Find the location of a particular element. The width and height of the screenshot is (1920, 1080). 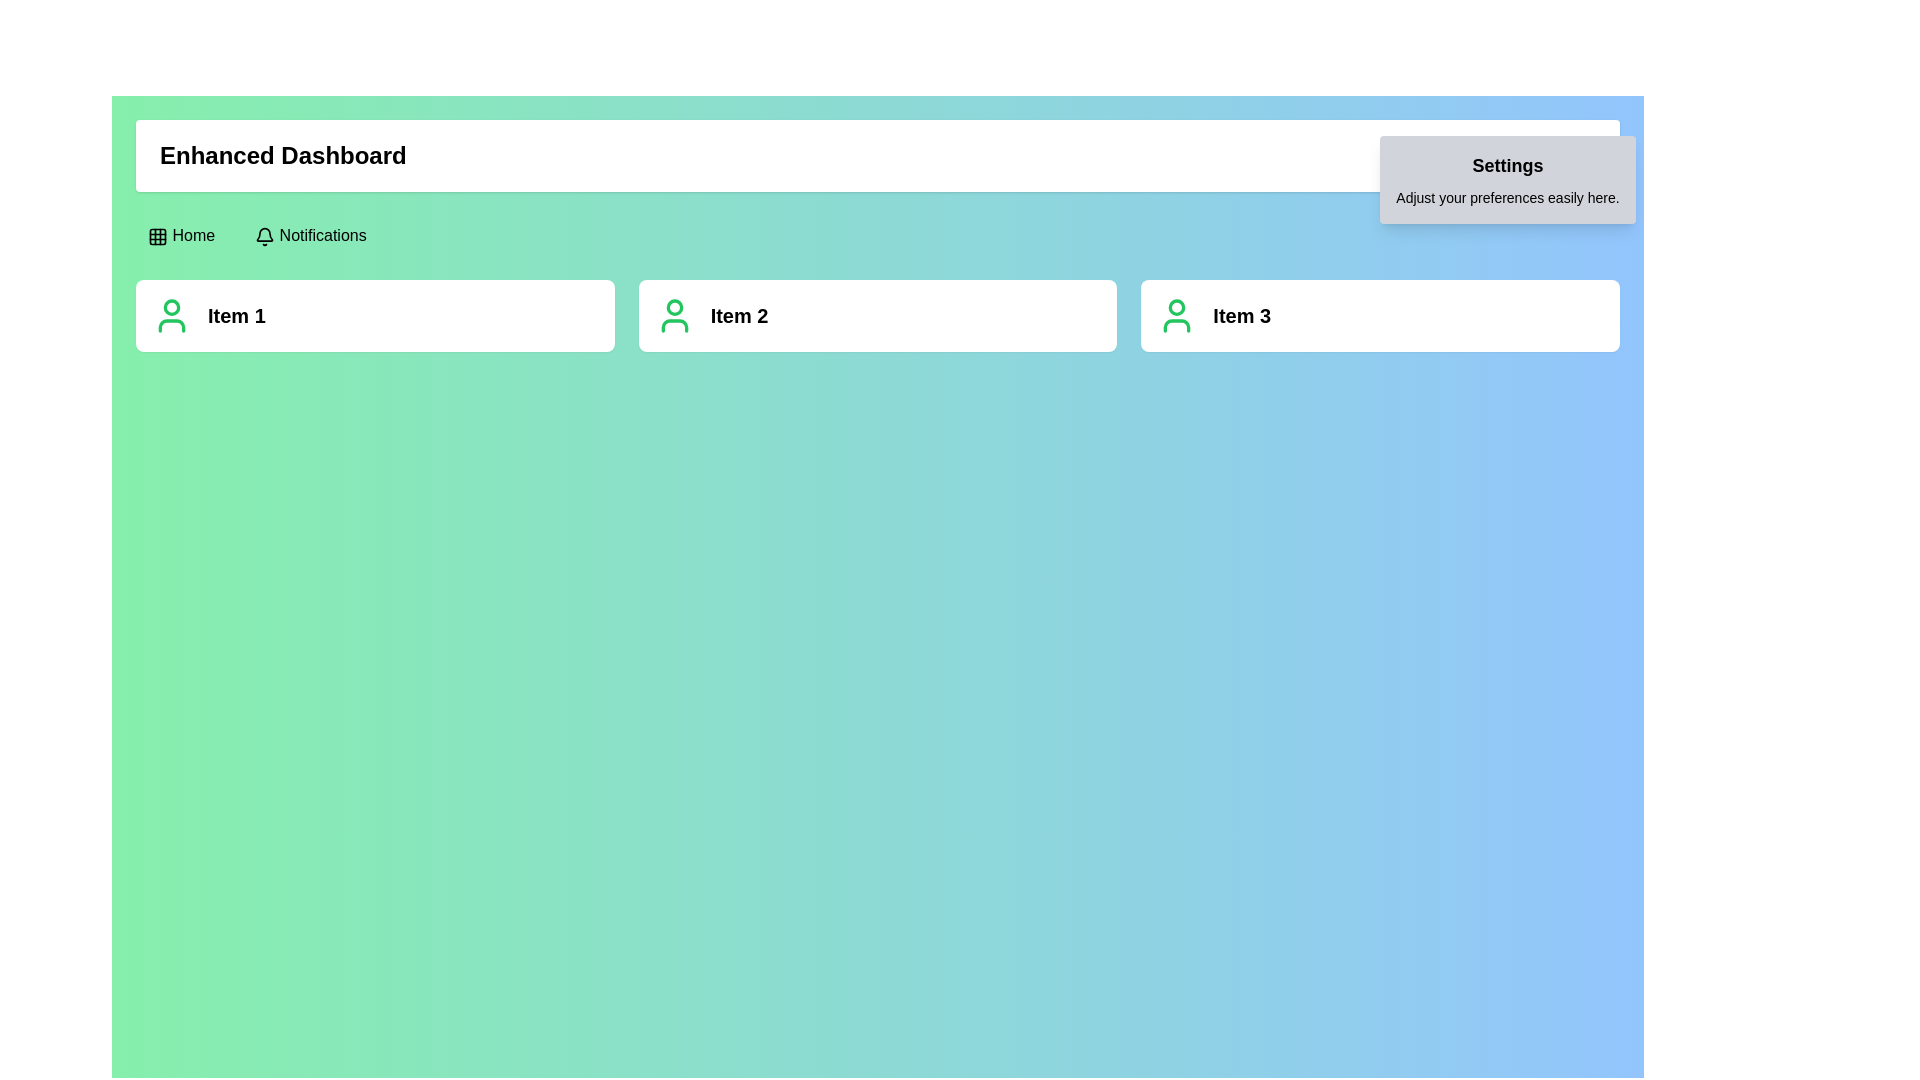

the circular icon located at the top center of the profile icon area for 'Item 3' to check for visual feedback is located at coordinates (1177, 307).